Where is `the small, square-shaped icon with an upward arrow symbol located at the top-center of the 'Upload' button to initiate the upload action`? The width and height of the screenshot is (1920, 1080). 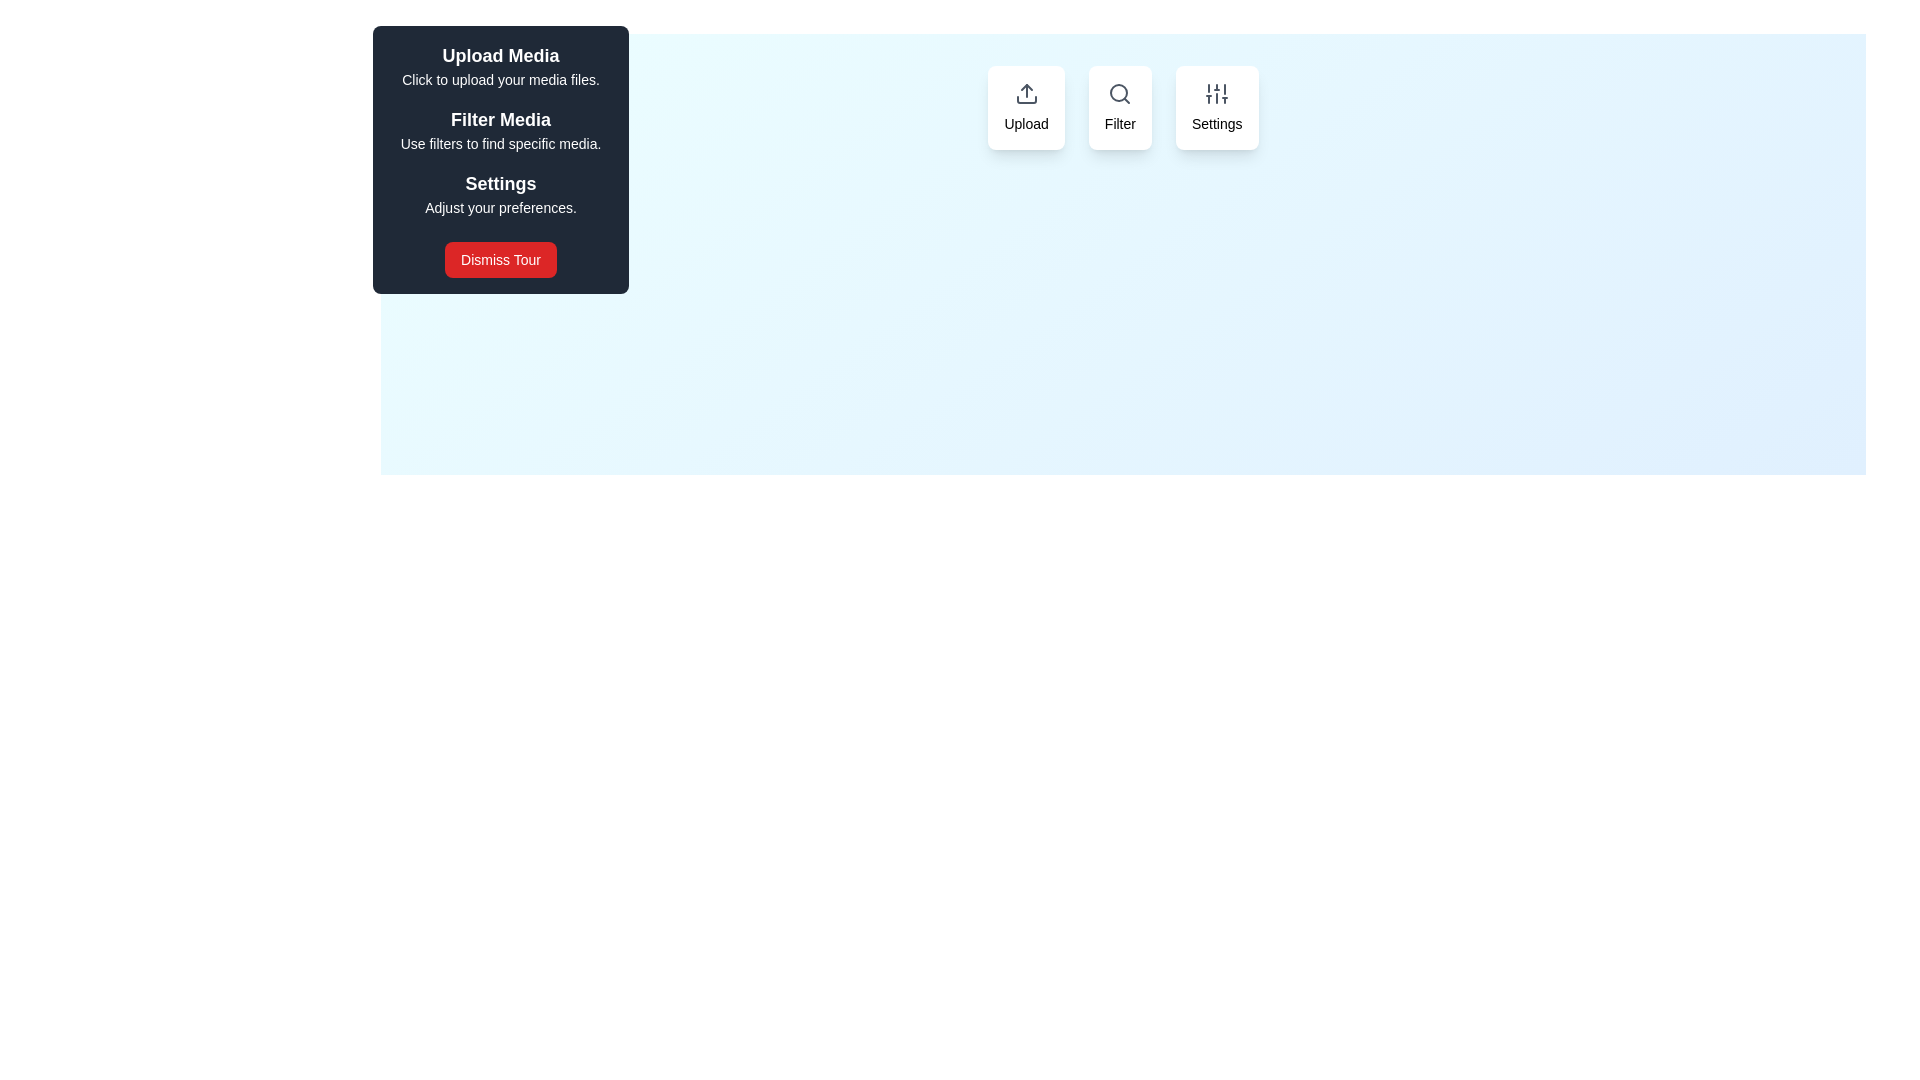 the small, square-shaped icon with an upward arrow symbol located at the top-center of the 'Upload' button to initiate the upload action is located at coordinates (1026, 93).